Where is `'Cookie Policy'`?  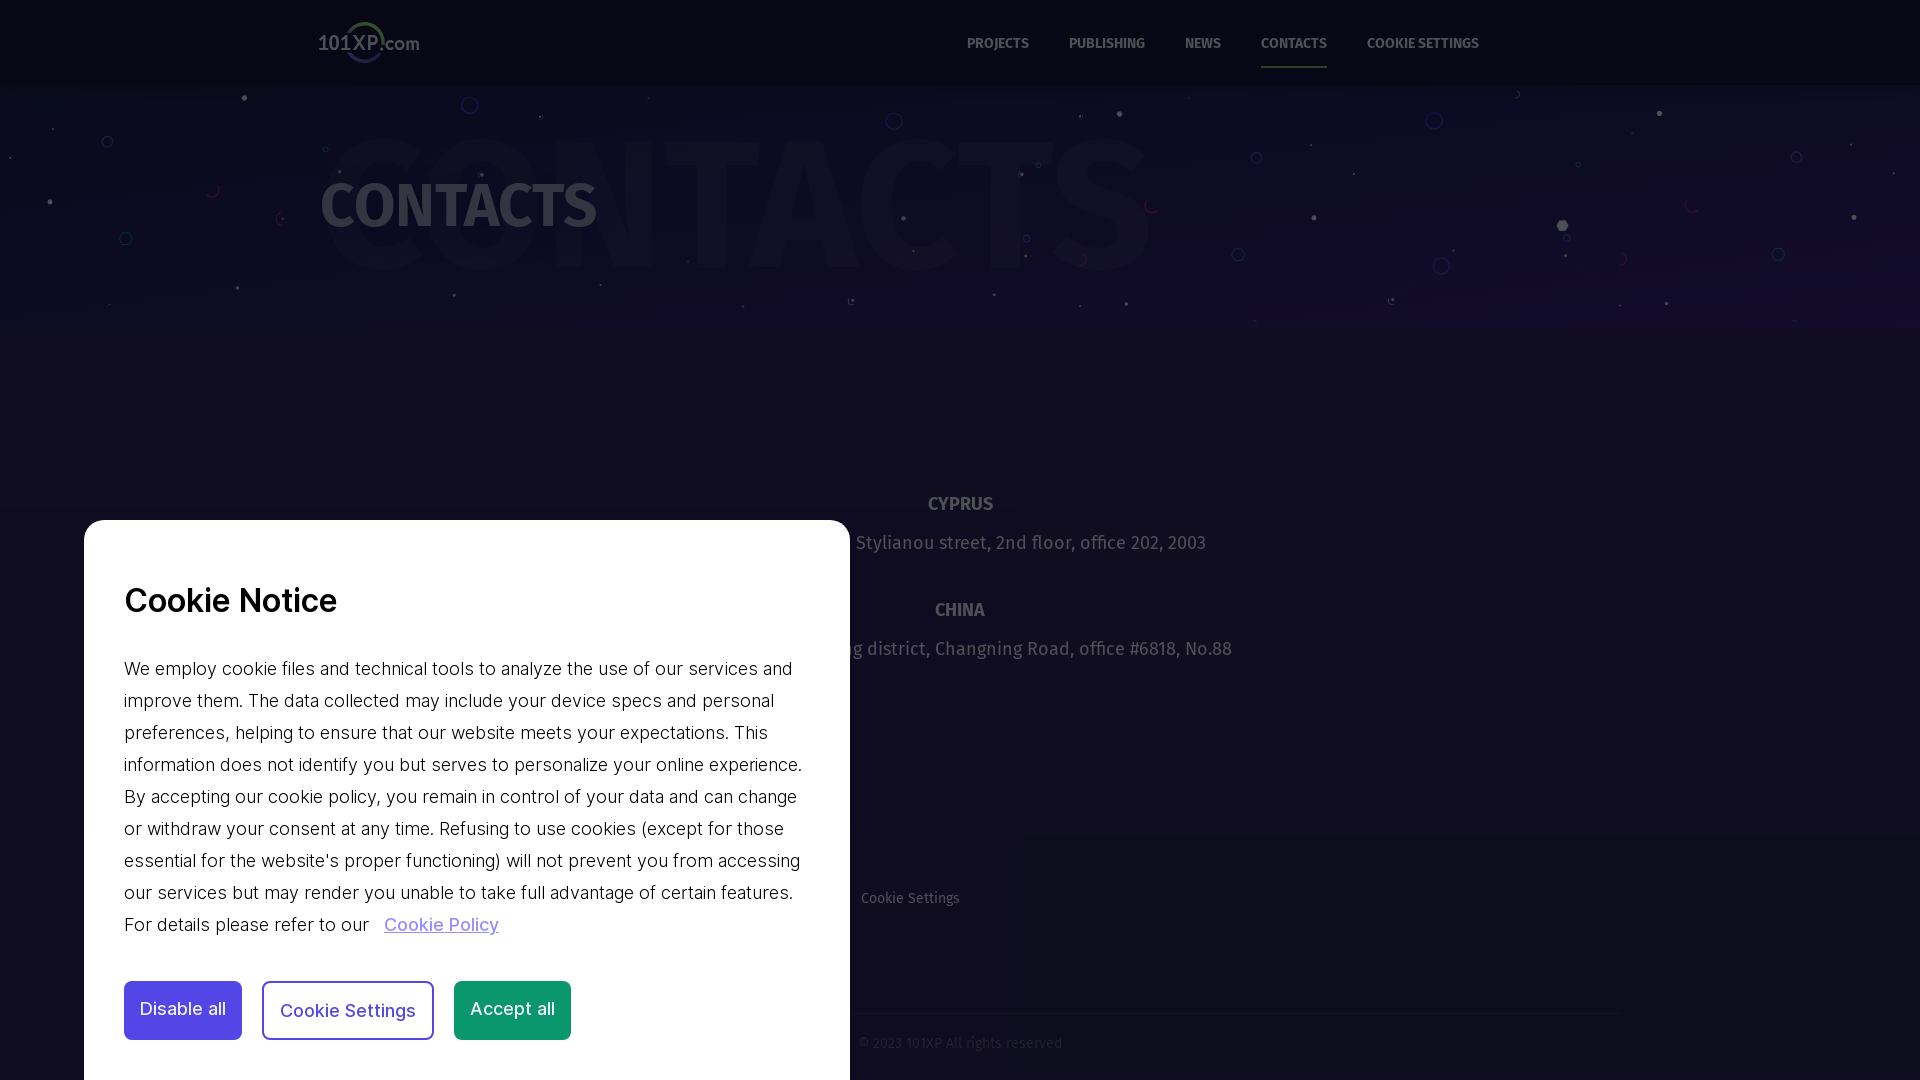 'Cookie Policy' is located at coordinates (440, 924).